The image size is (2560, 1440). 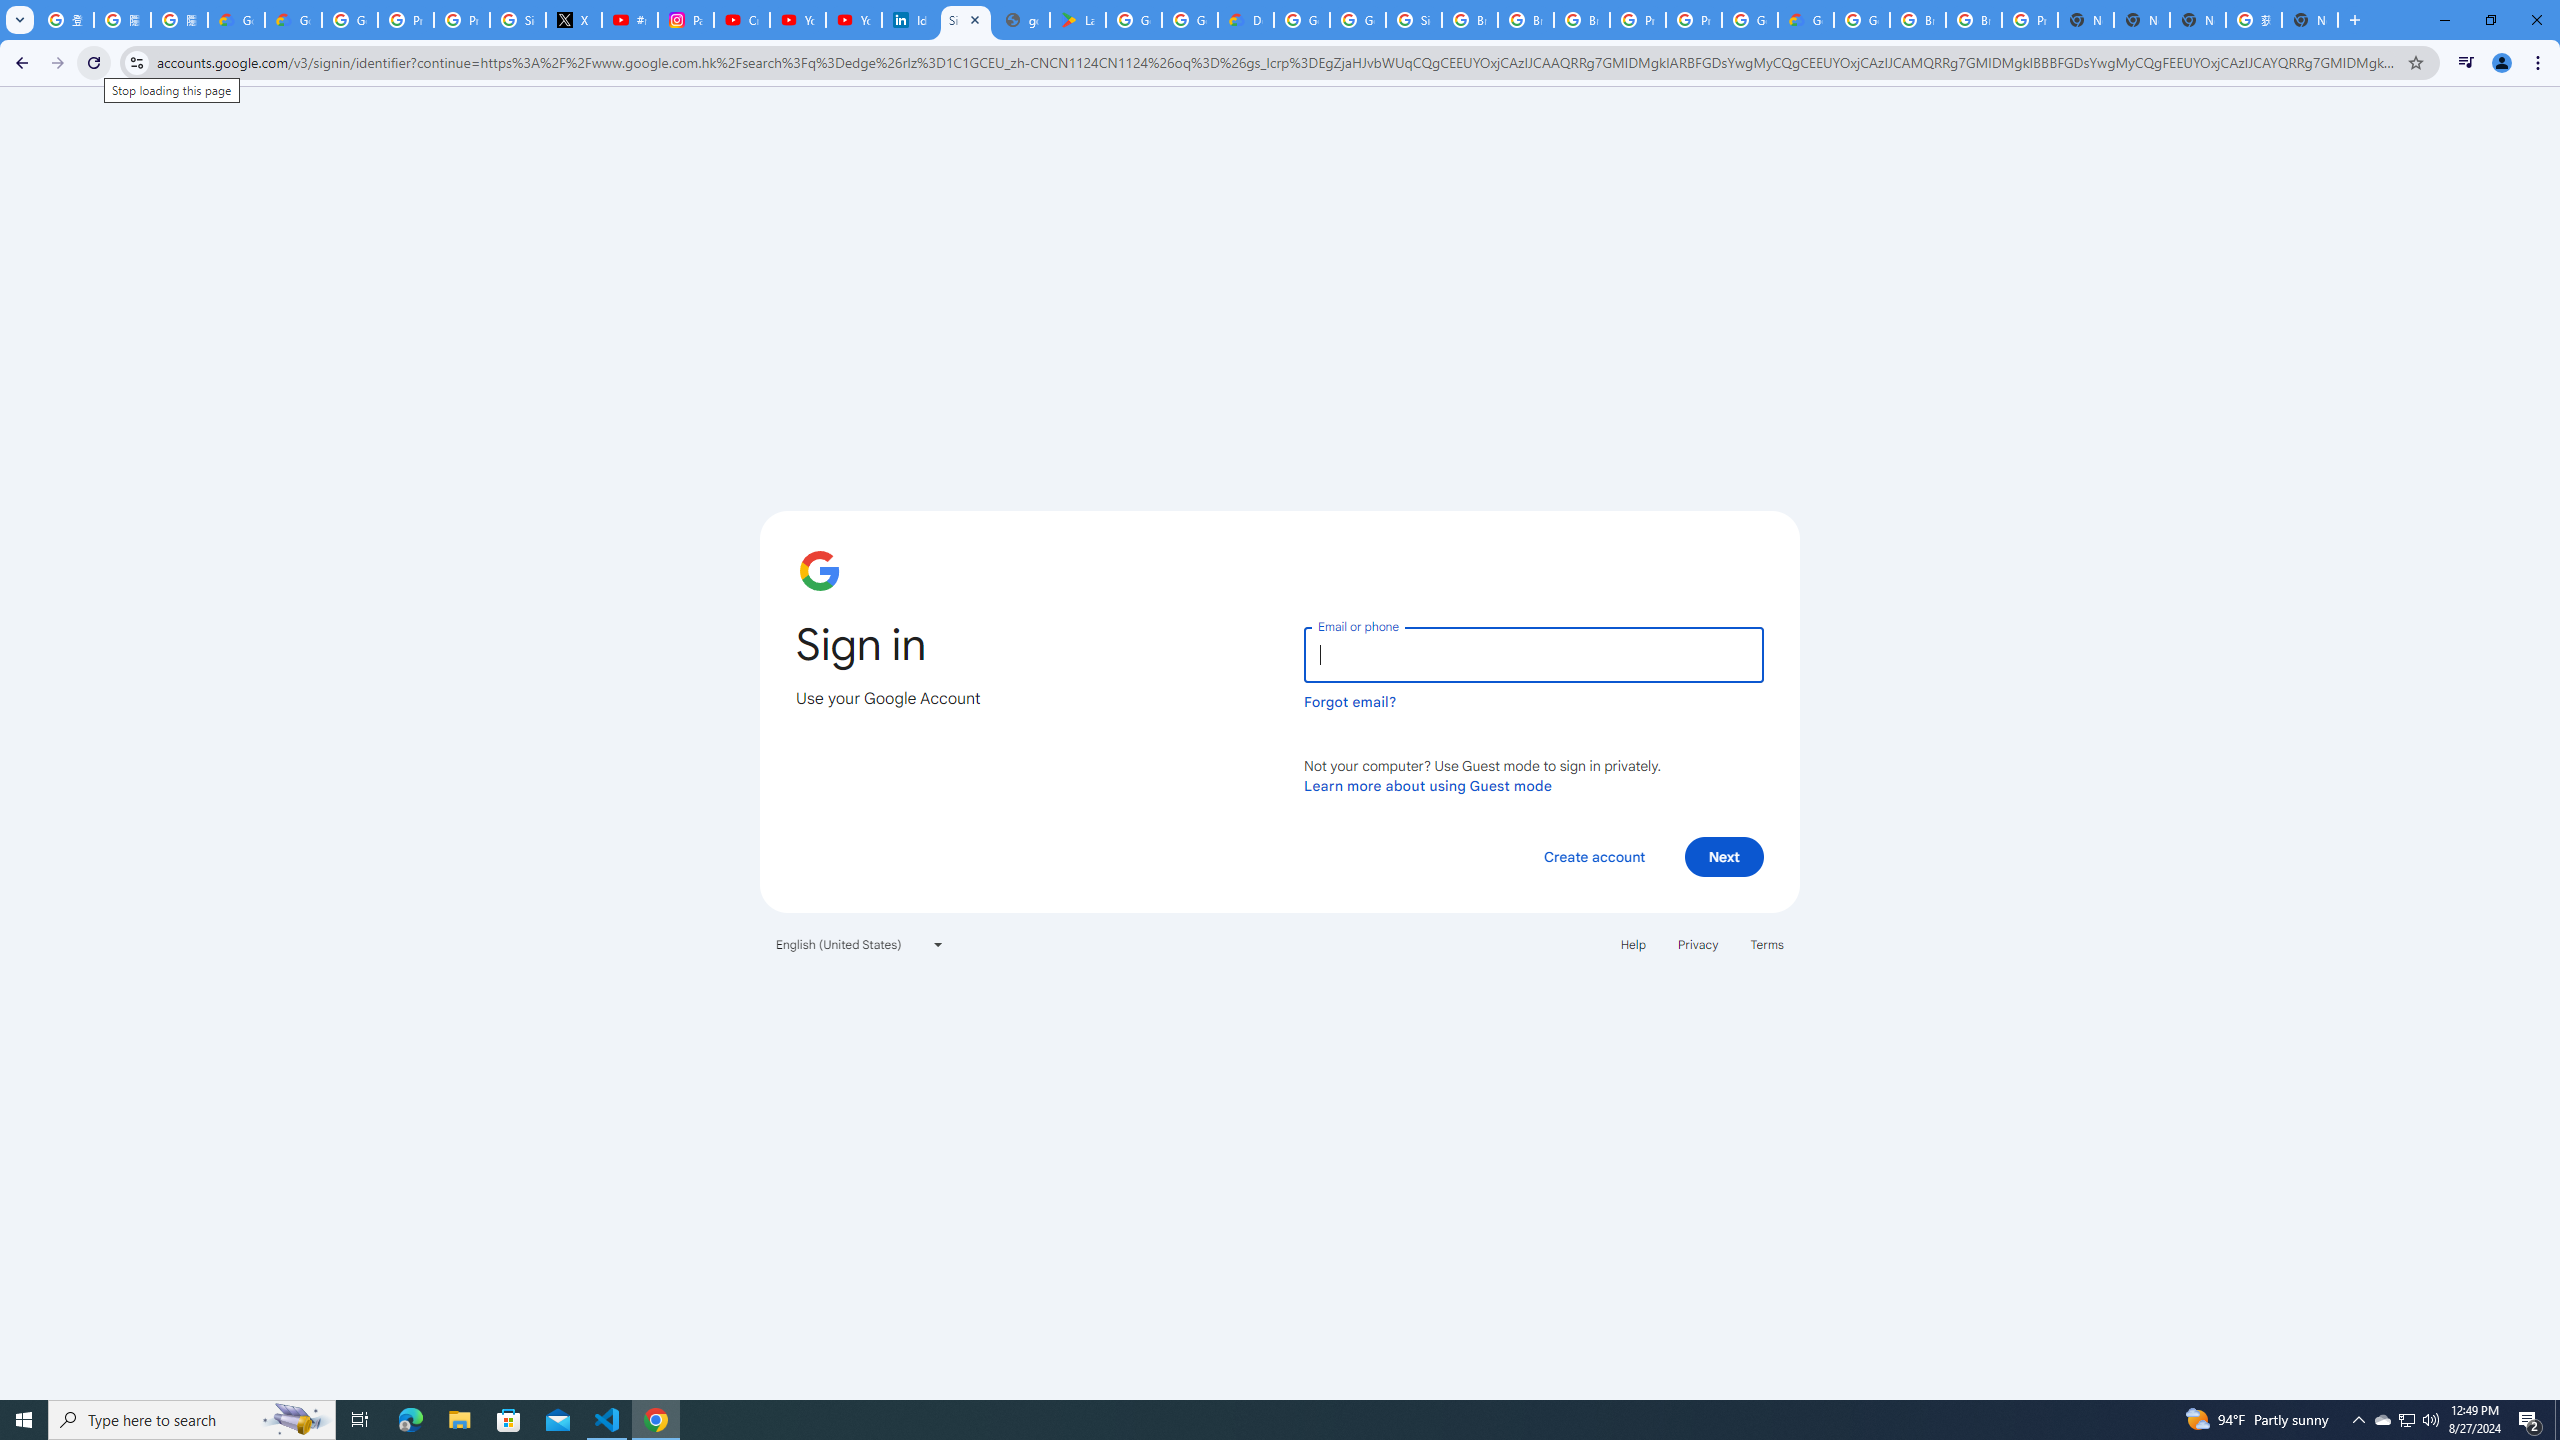 I want to click on 'Learn more about using Guest mode', so click(x=1427, y=785).